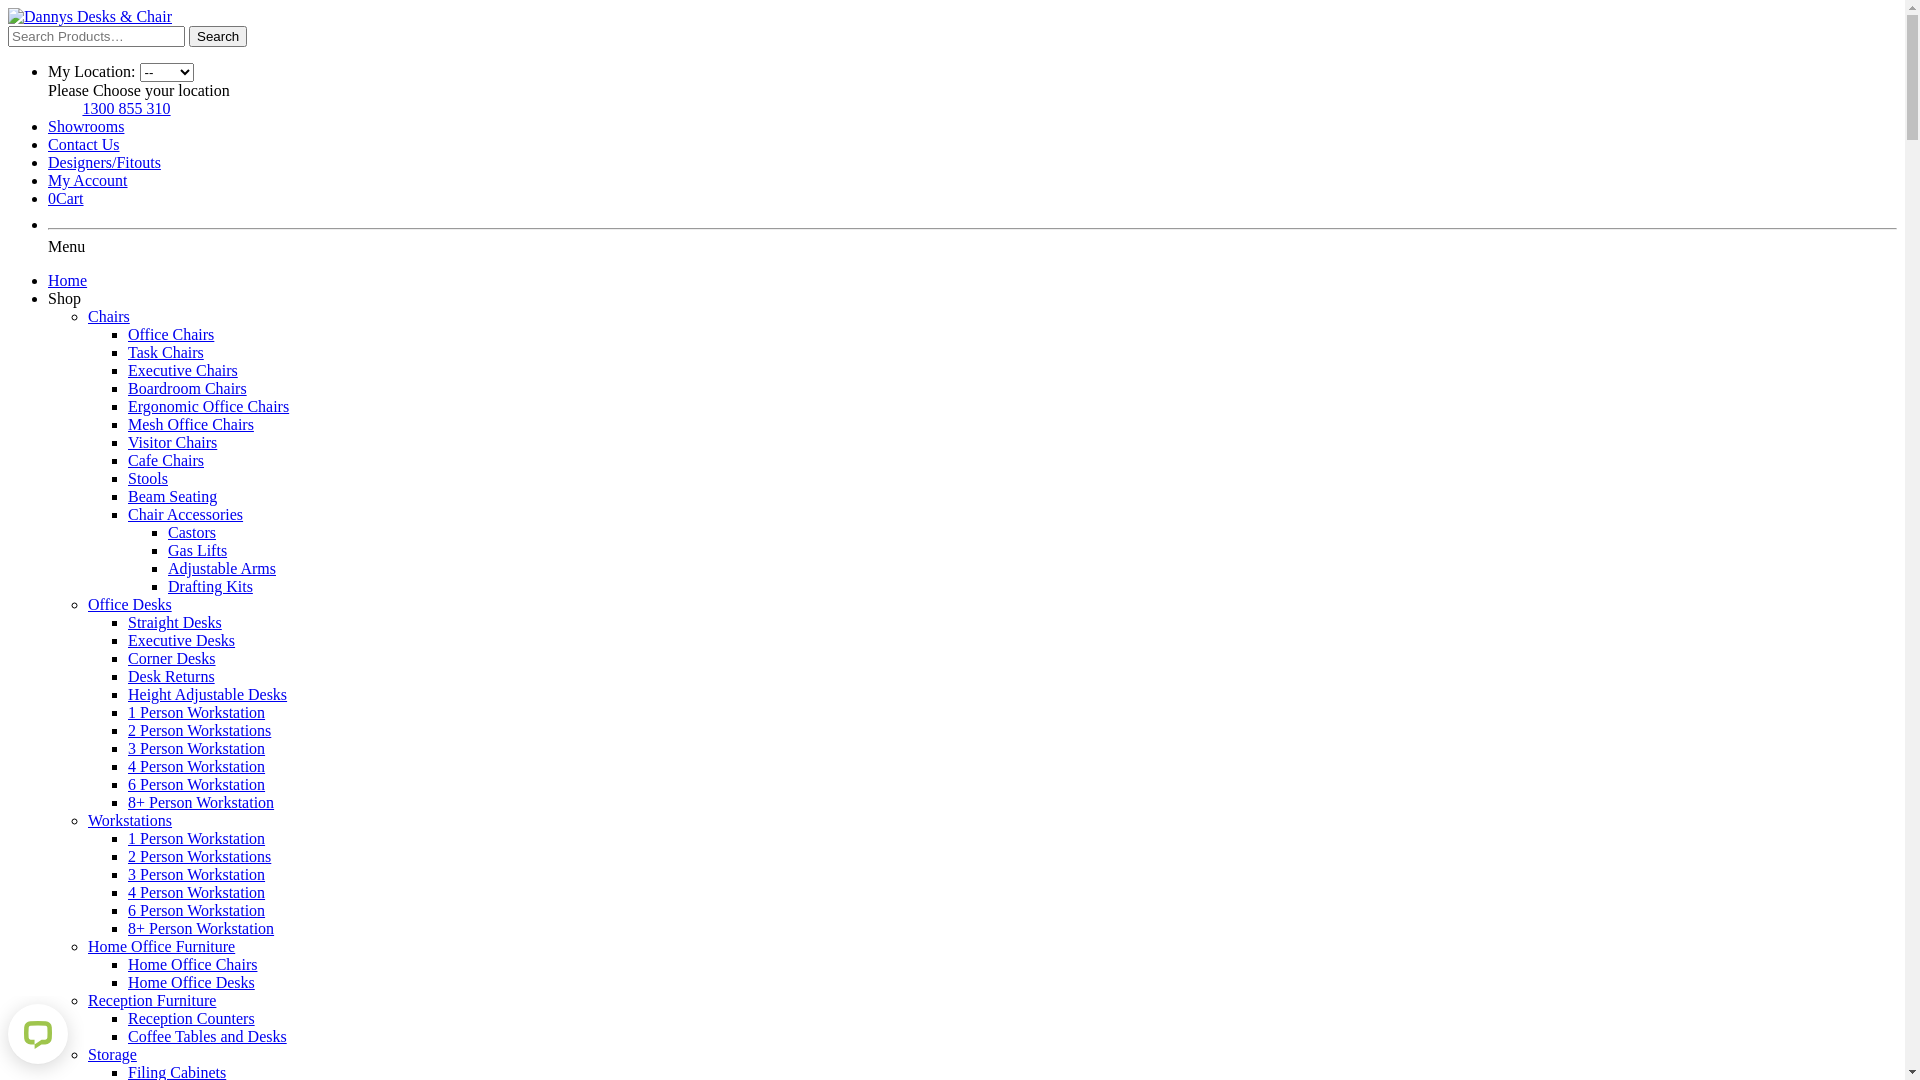  Describe the element at coordinates (196, 873) in the screenshot. I see `'3 Person Workstation'` at that location.